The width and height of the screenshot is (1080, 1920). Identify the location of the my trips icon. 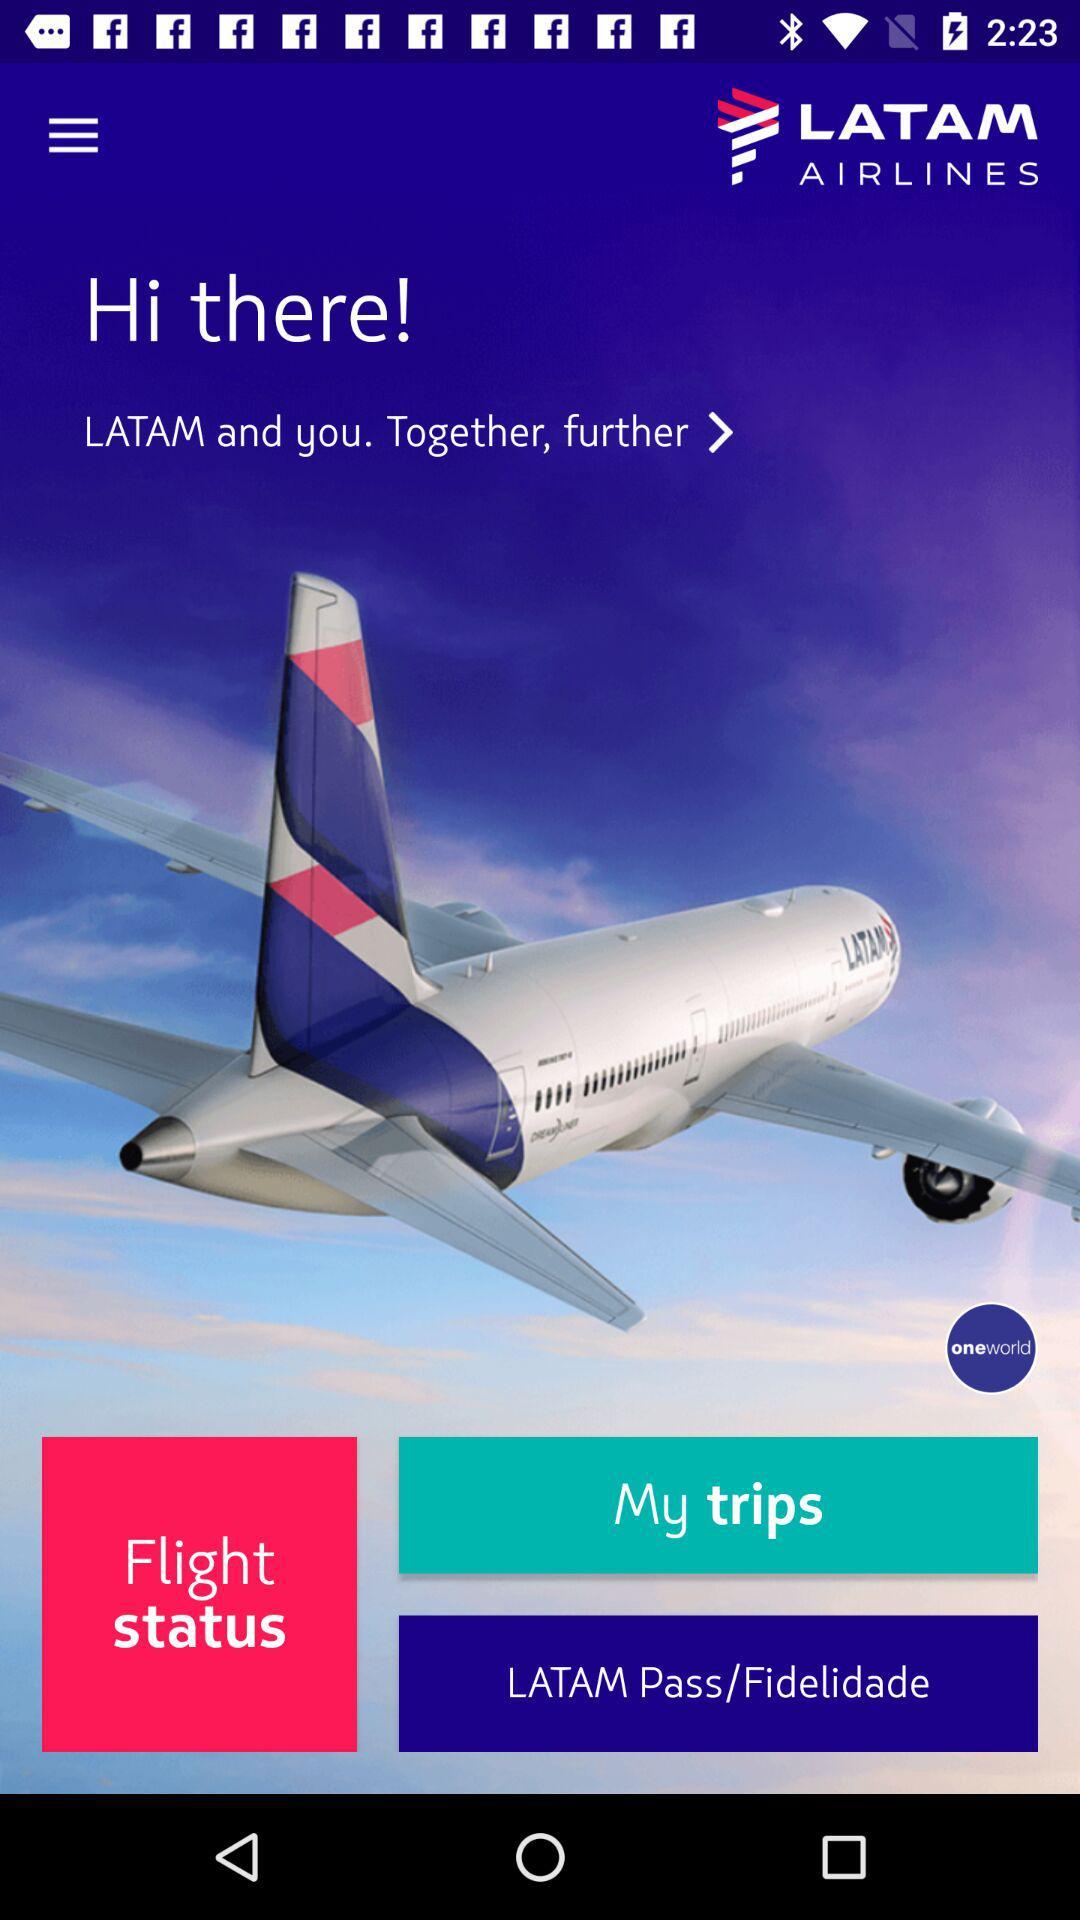
(717, 1505).